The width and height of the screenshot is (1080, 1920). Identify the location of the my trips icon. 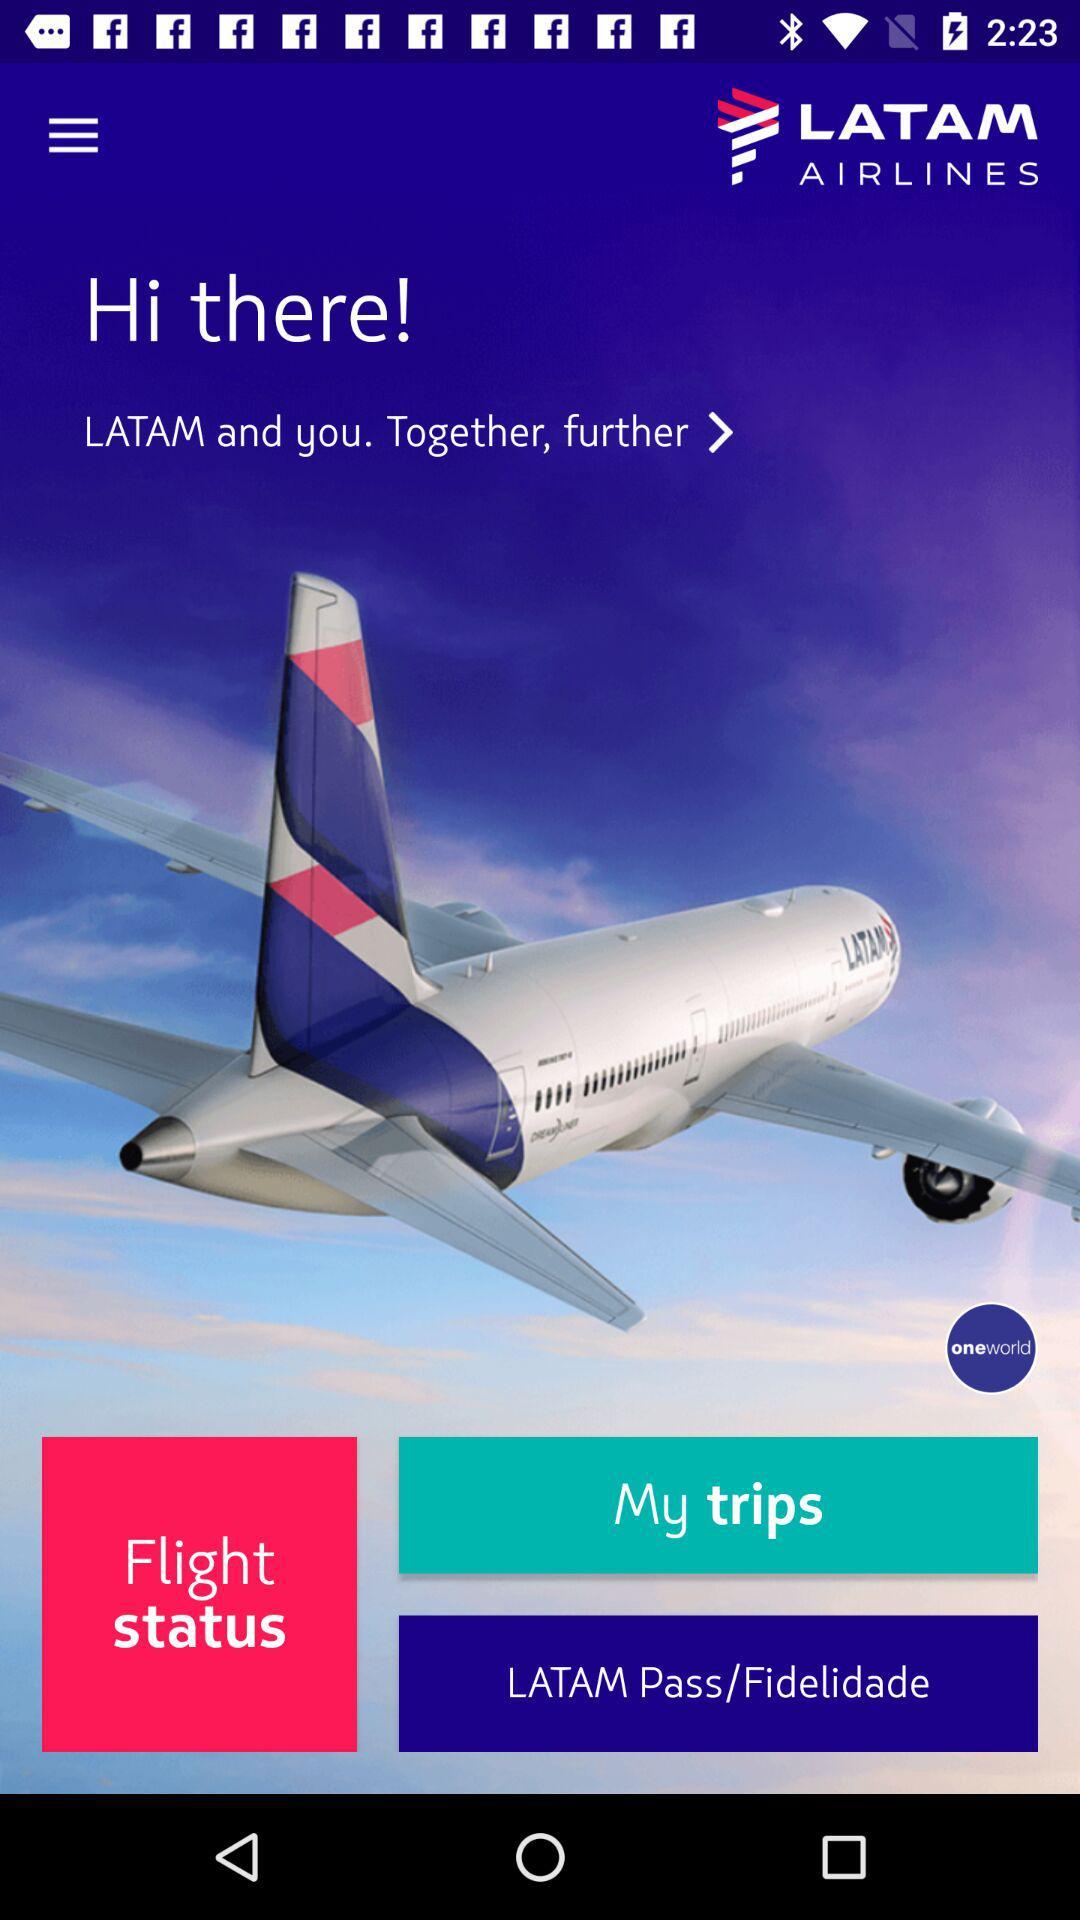
(717, 1505).